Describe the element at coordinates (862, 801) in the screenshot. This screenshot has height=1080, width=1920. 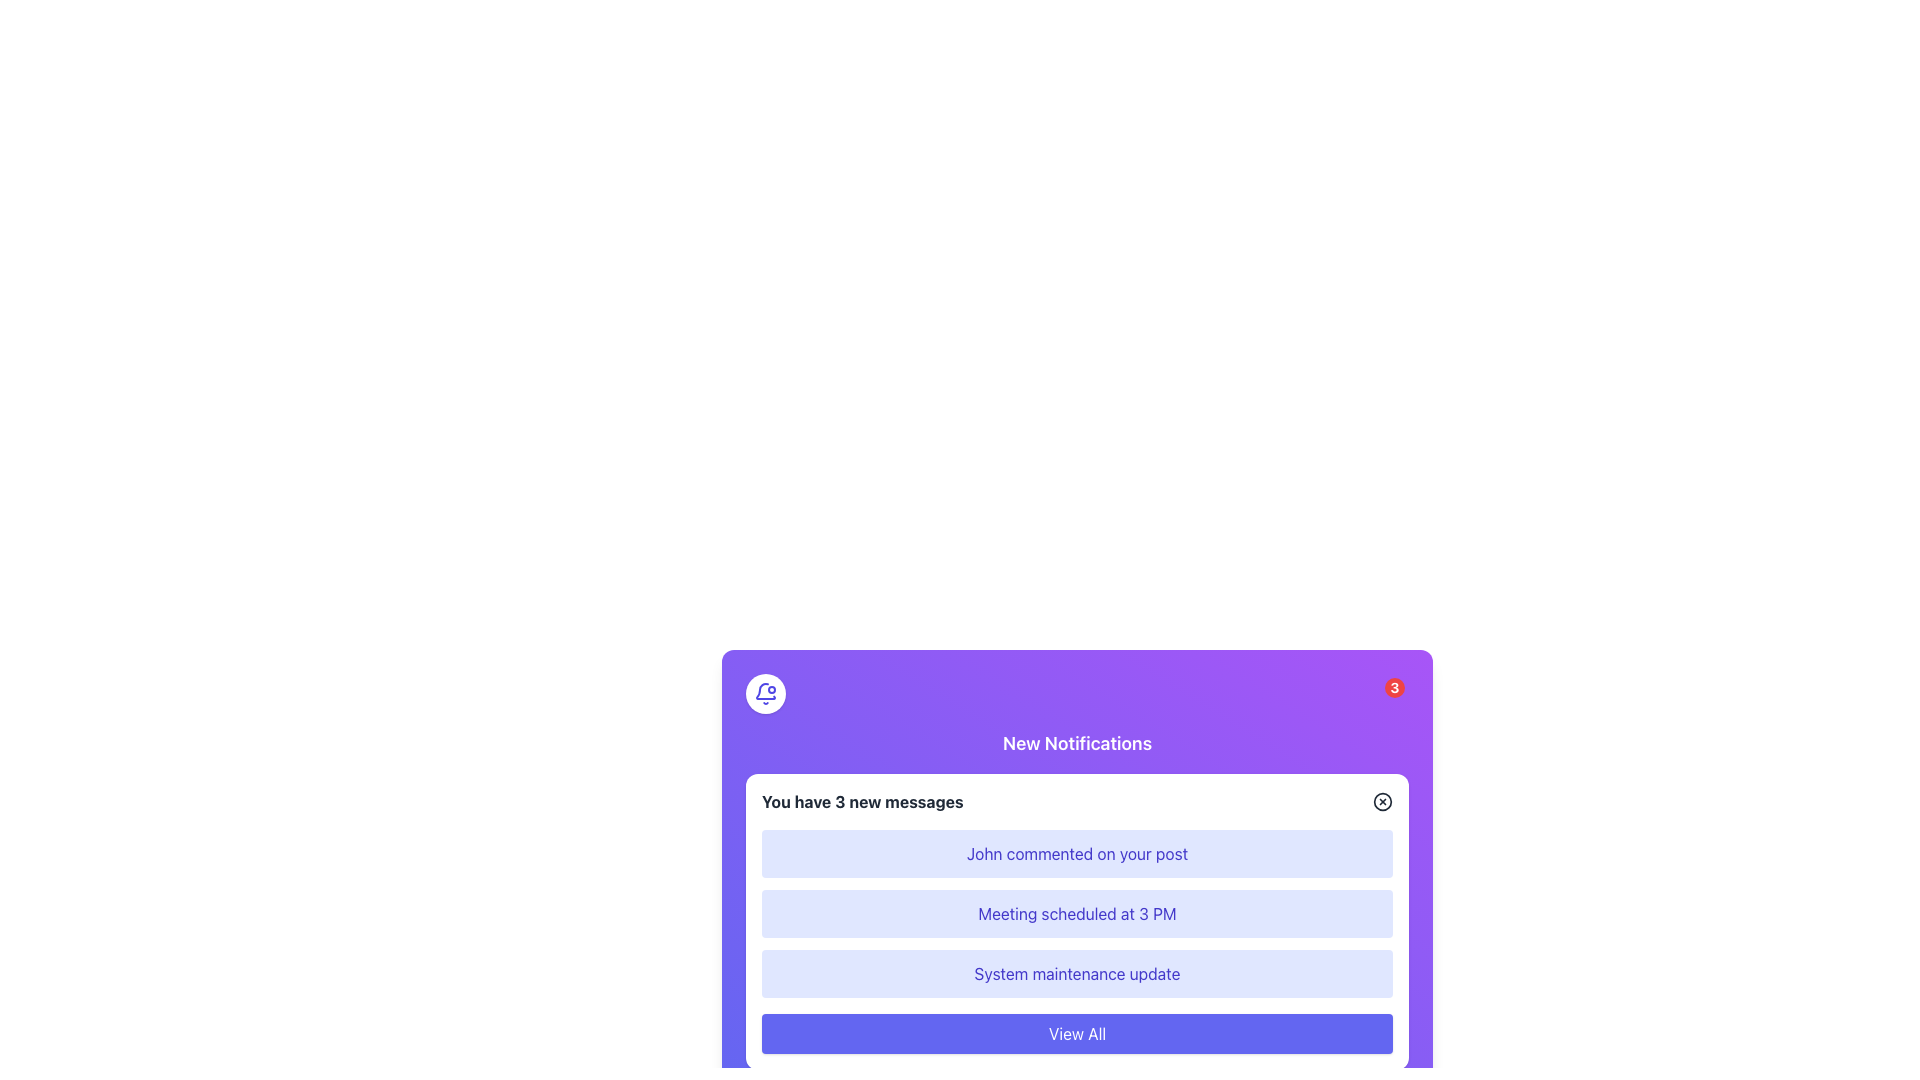
I see `the static text element that displays the number of new messages received, located at the top-left section of the notifications panel` at that location.